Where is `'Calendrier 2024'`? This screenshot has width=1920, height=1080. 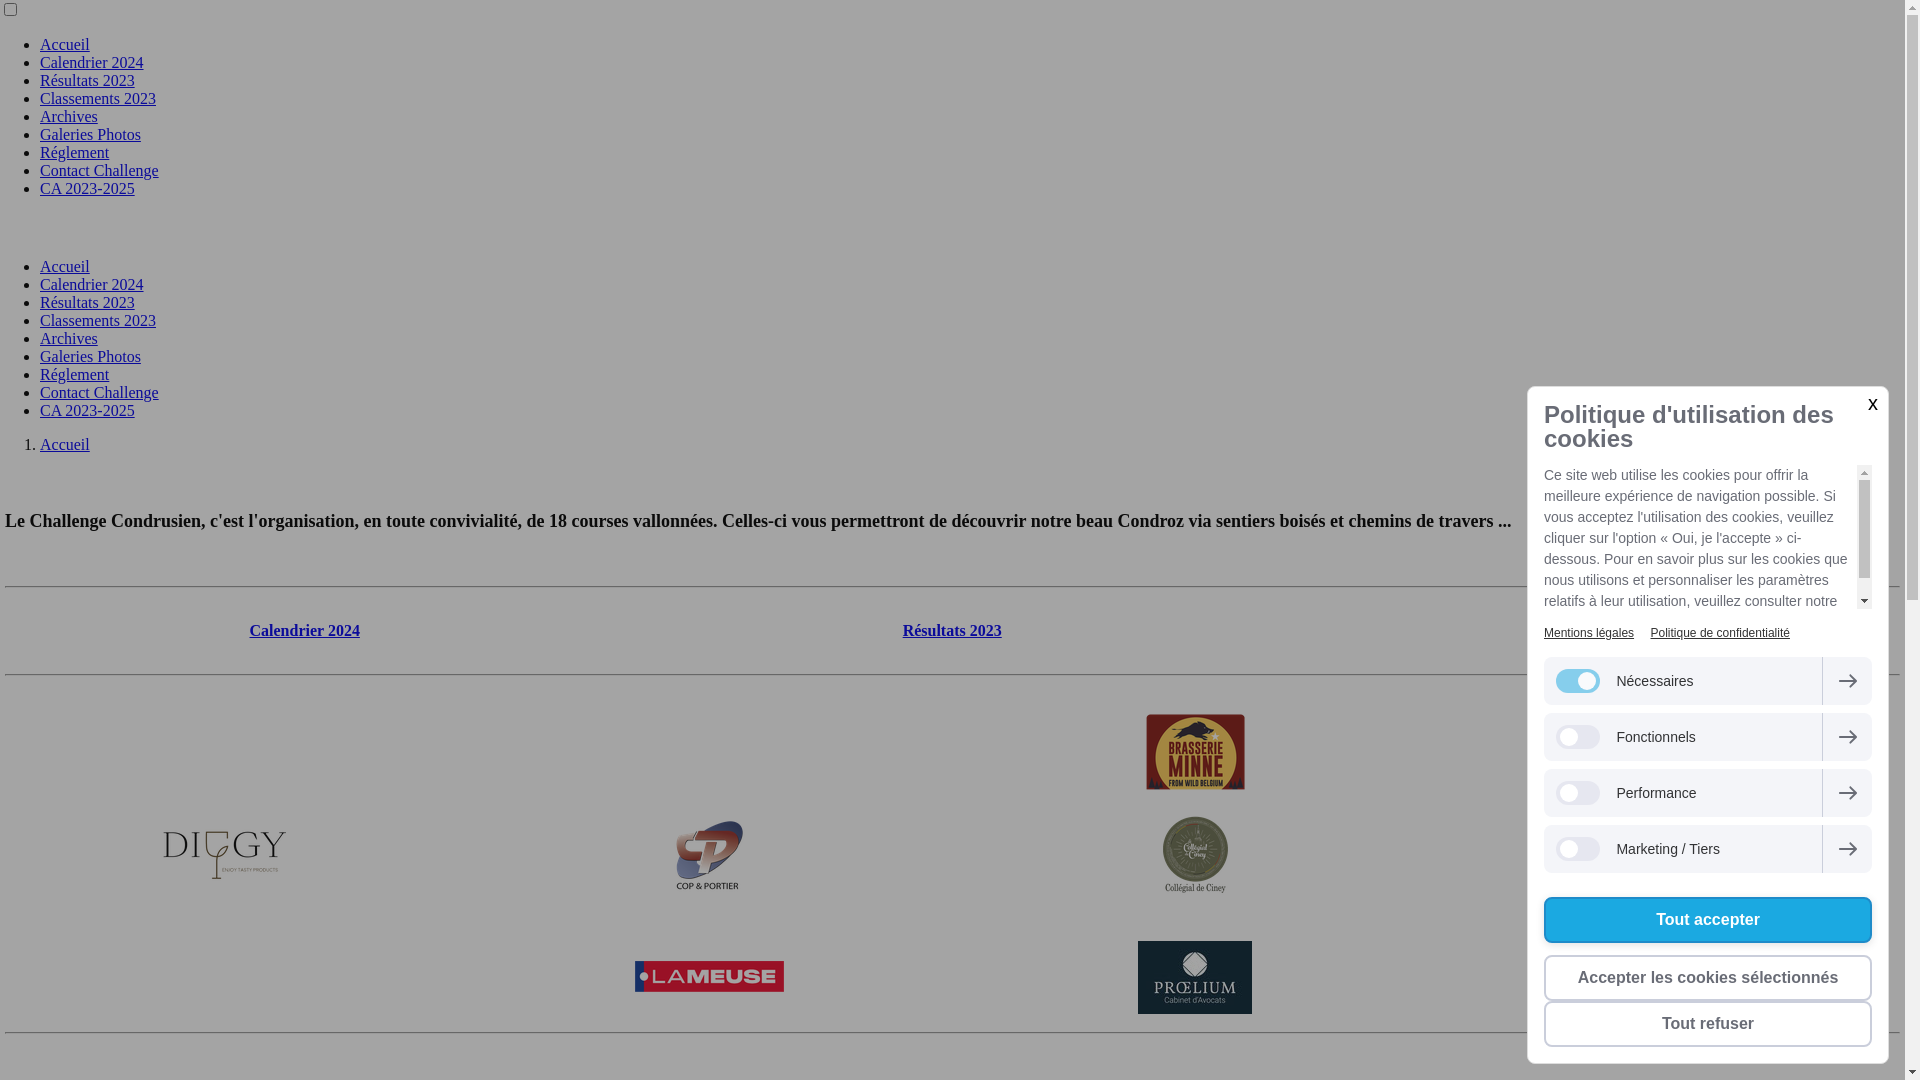
'Calendrier 2024' is located at coordinates (90, 61).